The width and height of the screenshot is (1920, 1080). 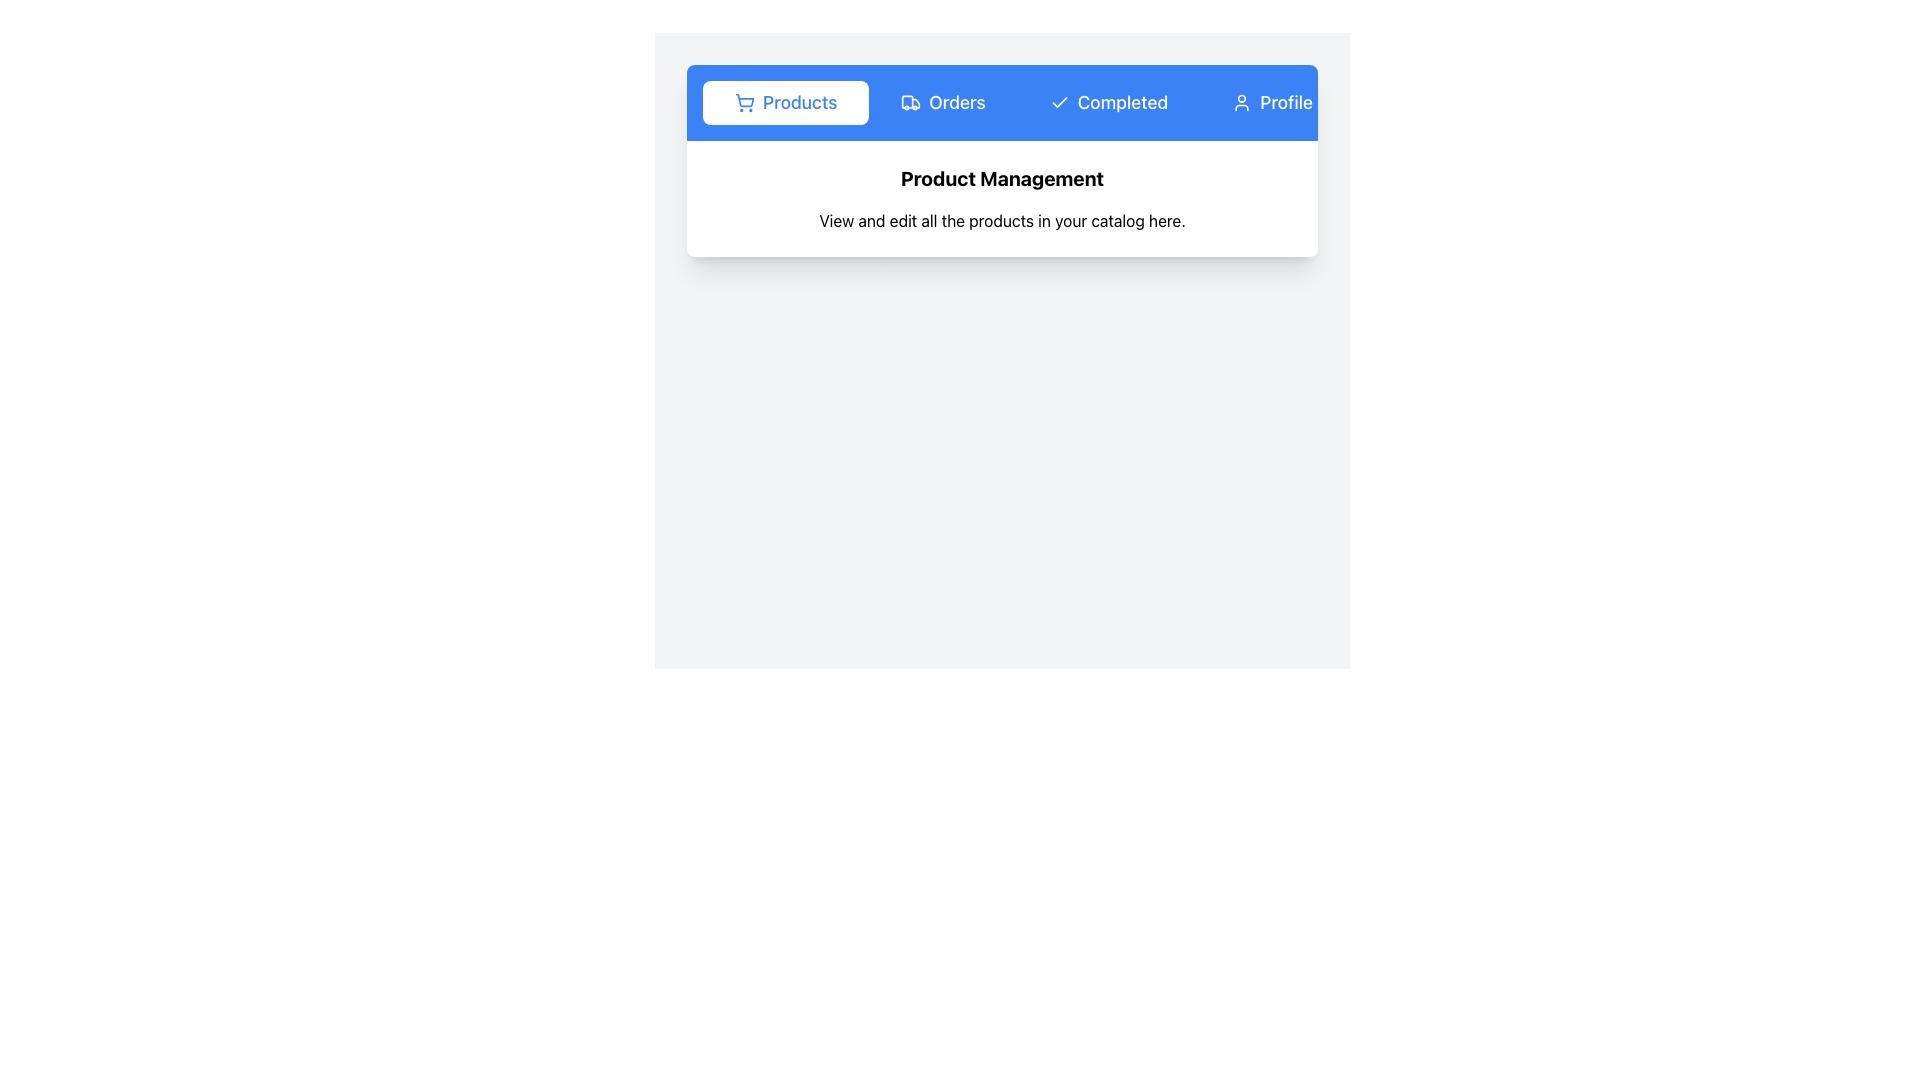 What do you see at coordinates (1241, 103) in the screenshot?
I see `the minimalistic user profile icon located to the left of the 'Profile' label on a blue button in the top-right section of the navigation bar` at bounding box center [1241, 103].